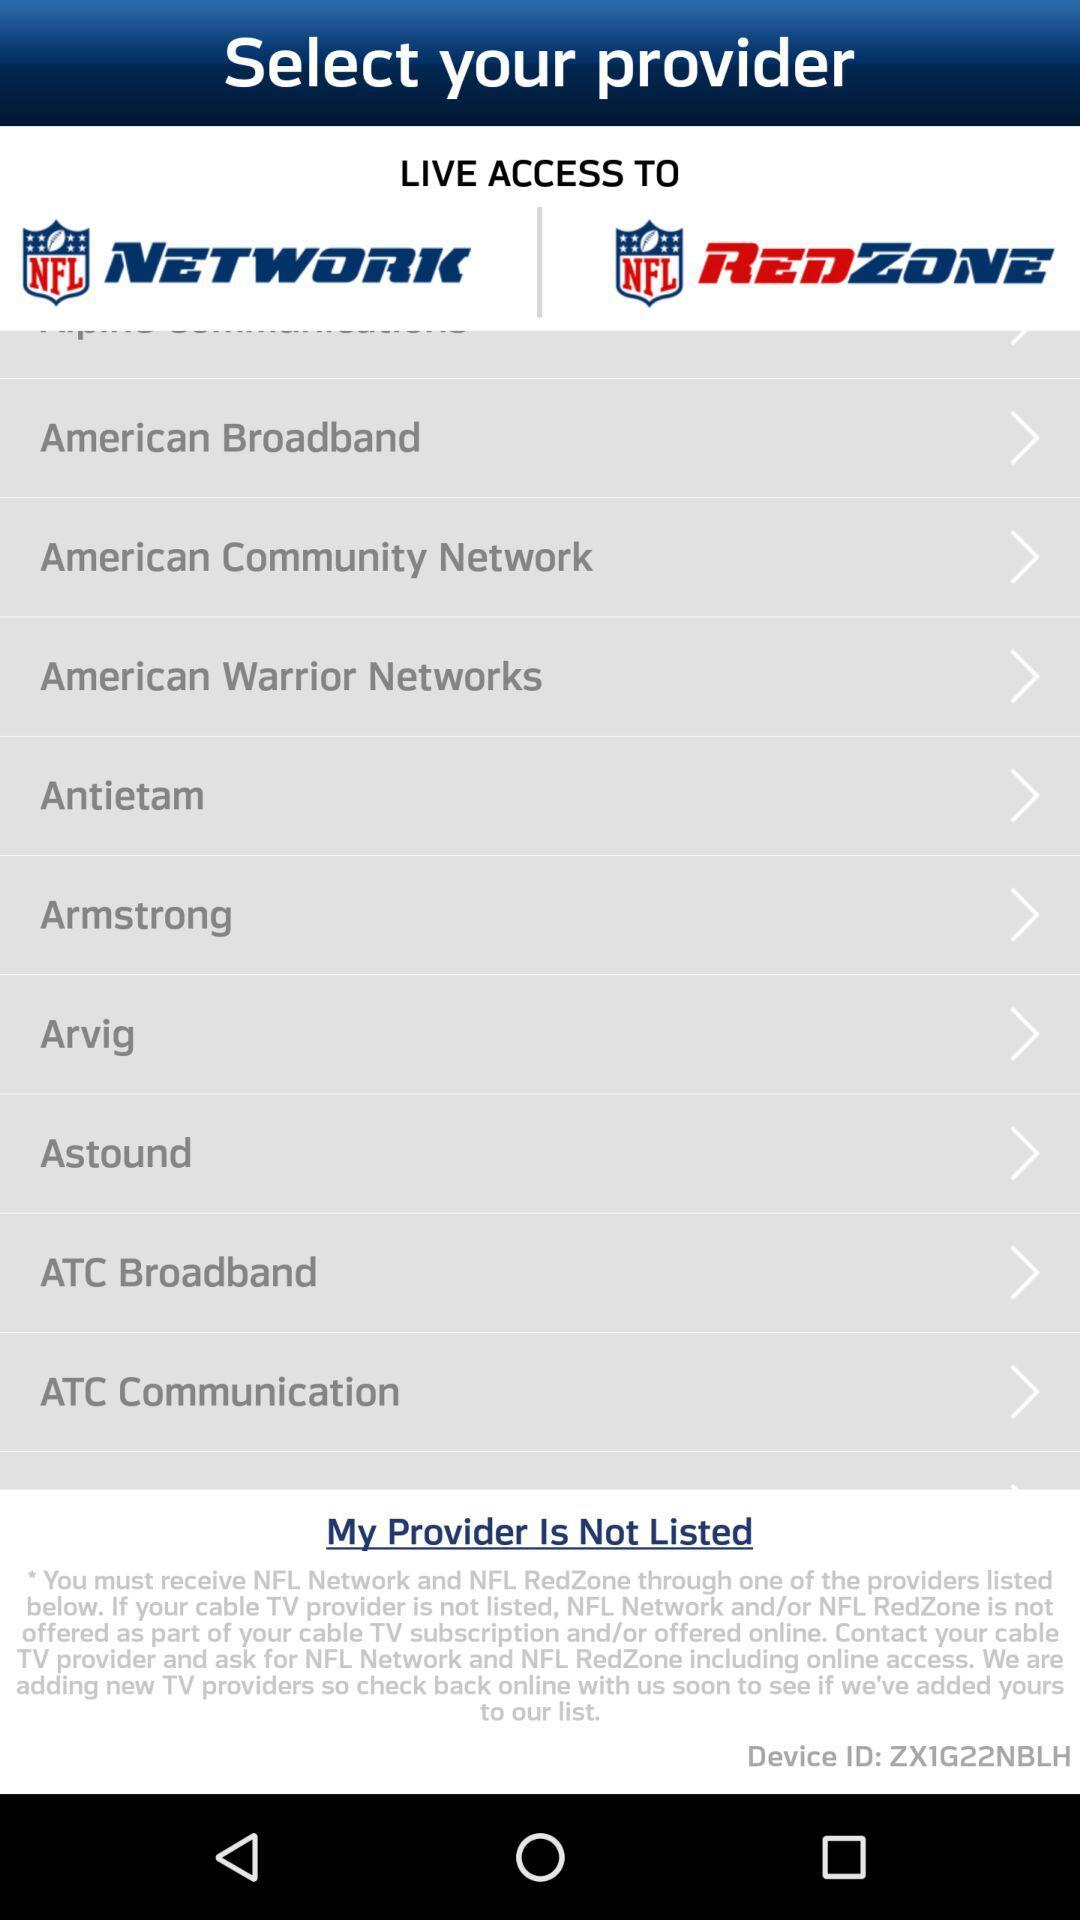 The width and height of the screenshot is (1080, 1920). Describe the element at coordinates (1025, 676) in the screenshot. I see `the icon right to the american warrior networks` at that location.